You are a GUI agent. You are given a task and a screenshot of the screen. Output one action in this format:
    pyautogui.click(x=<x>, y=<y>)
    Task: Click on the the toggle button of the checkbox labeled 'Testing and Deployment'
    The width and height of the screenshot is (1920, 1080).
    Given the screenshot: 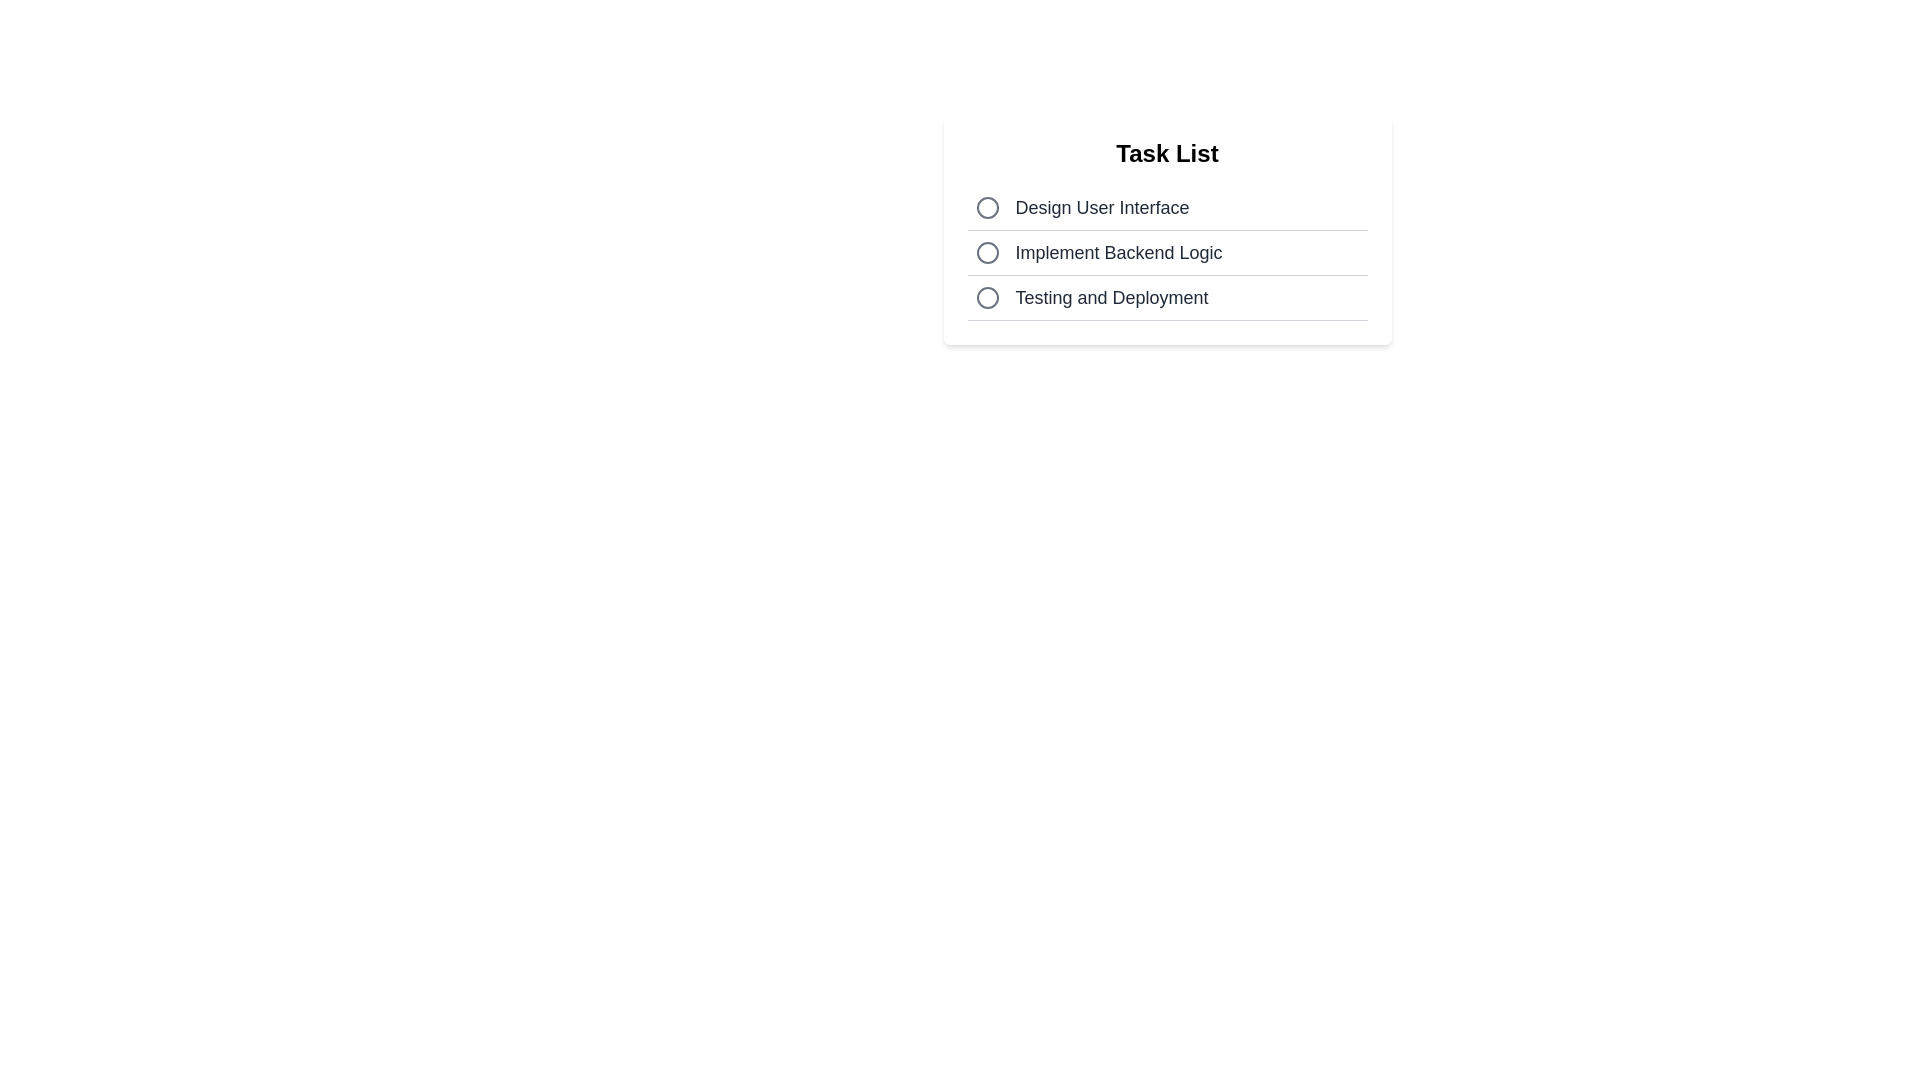 What is the action you would take?
    pyautogui.click(x=1167, y=298)
    